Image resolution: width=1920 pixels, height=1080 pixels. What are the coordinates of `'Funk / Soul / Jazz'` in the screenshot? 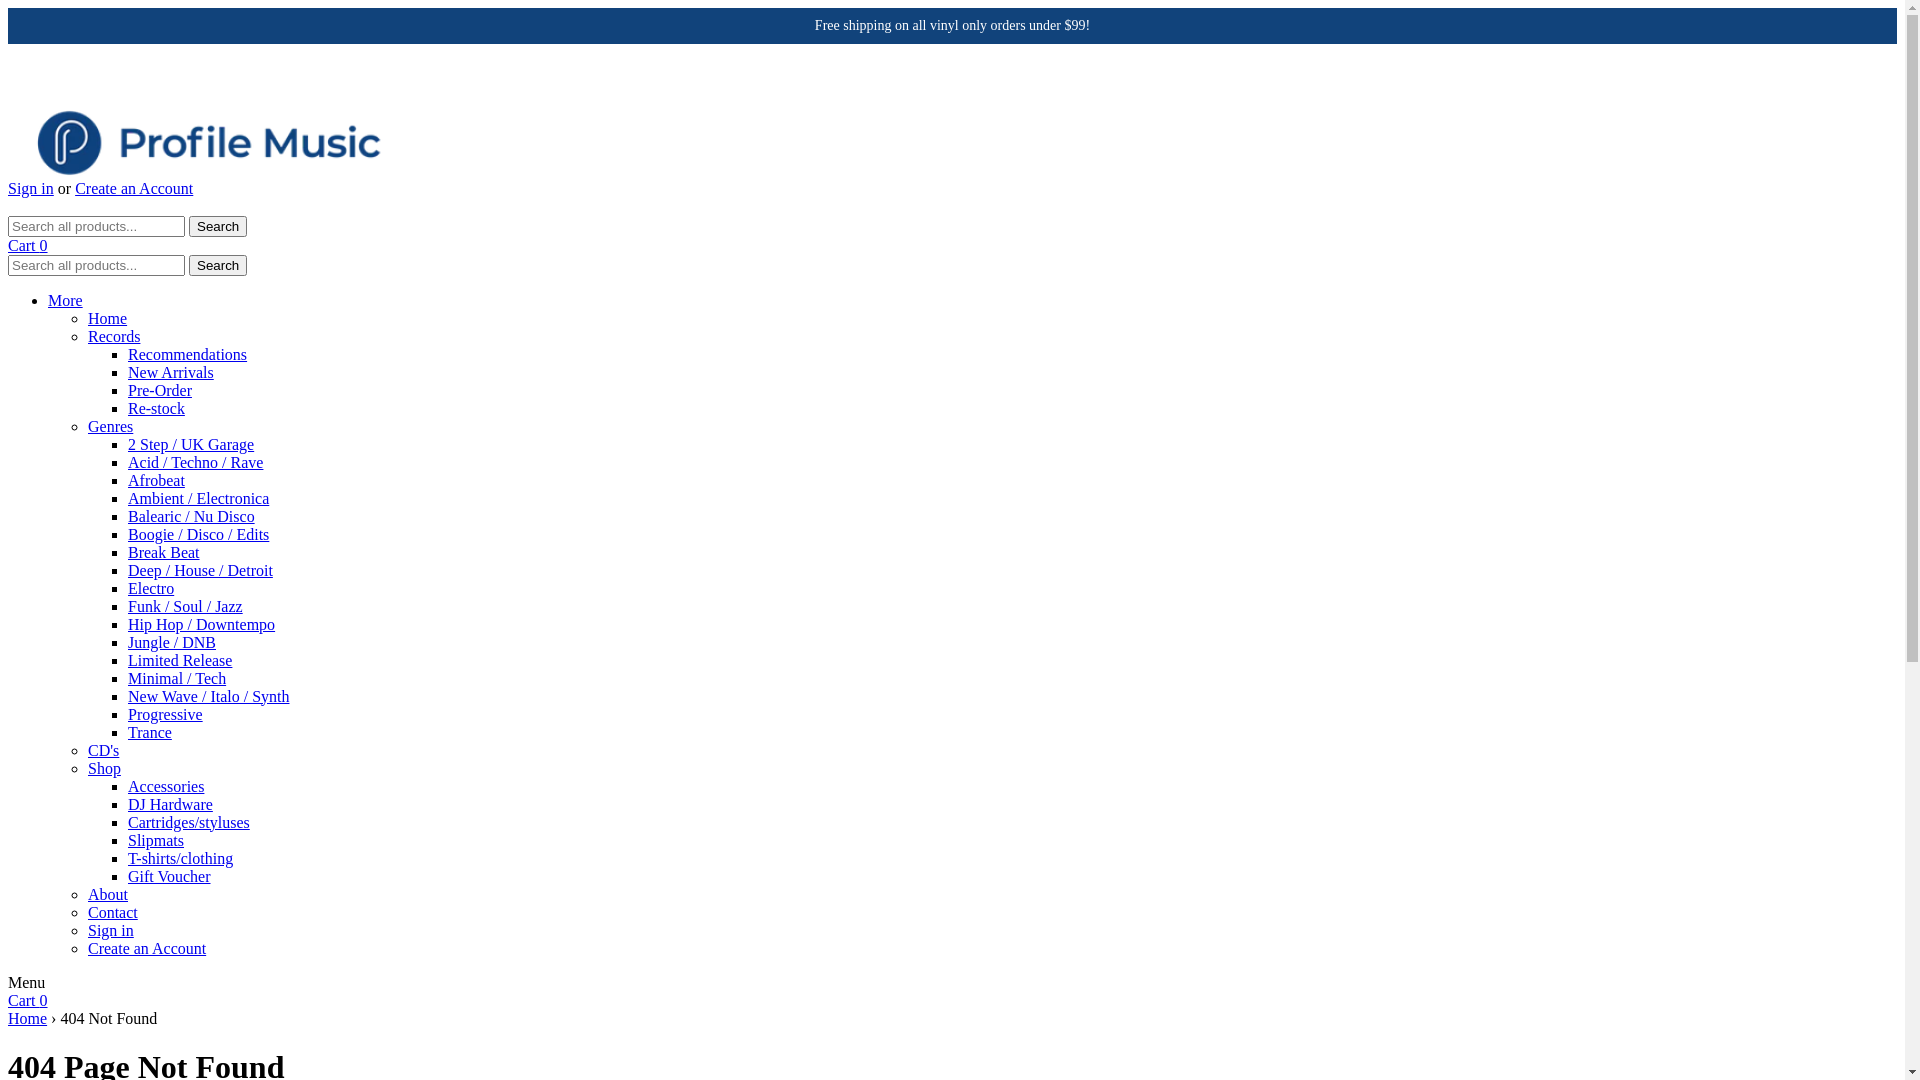 It's located at (185, 605).